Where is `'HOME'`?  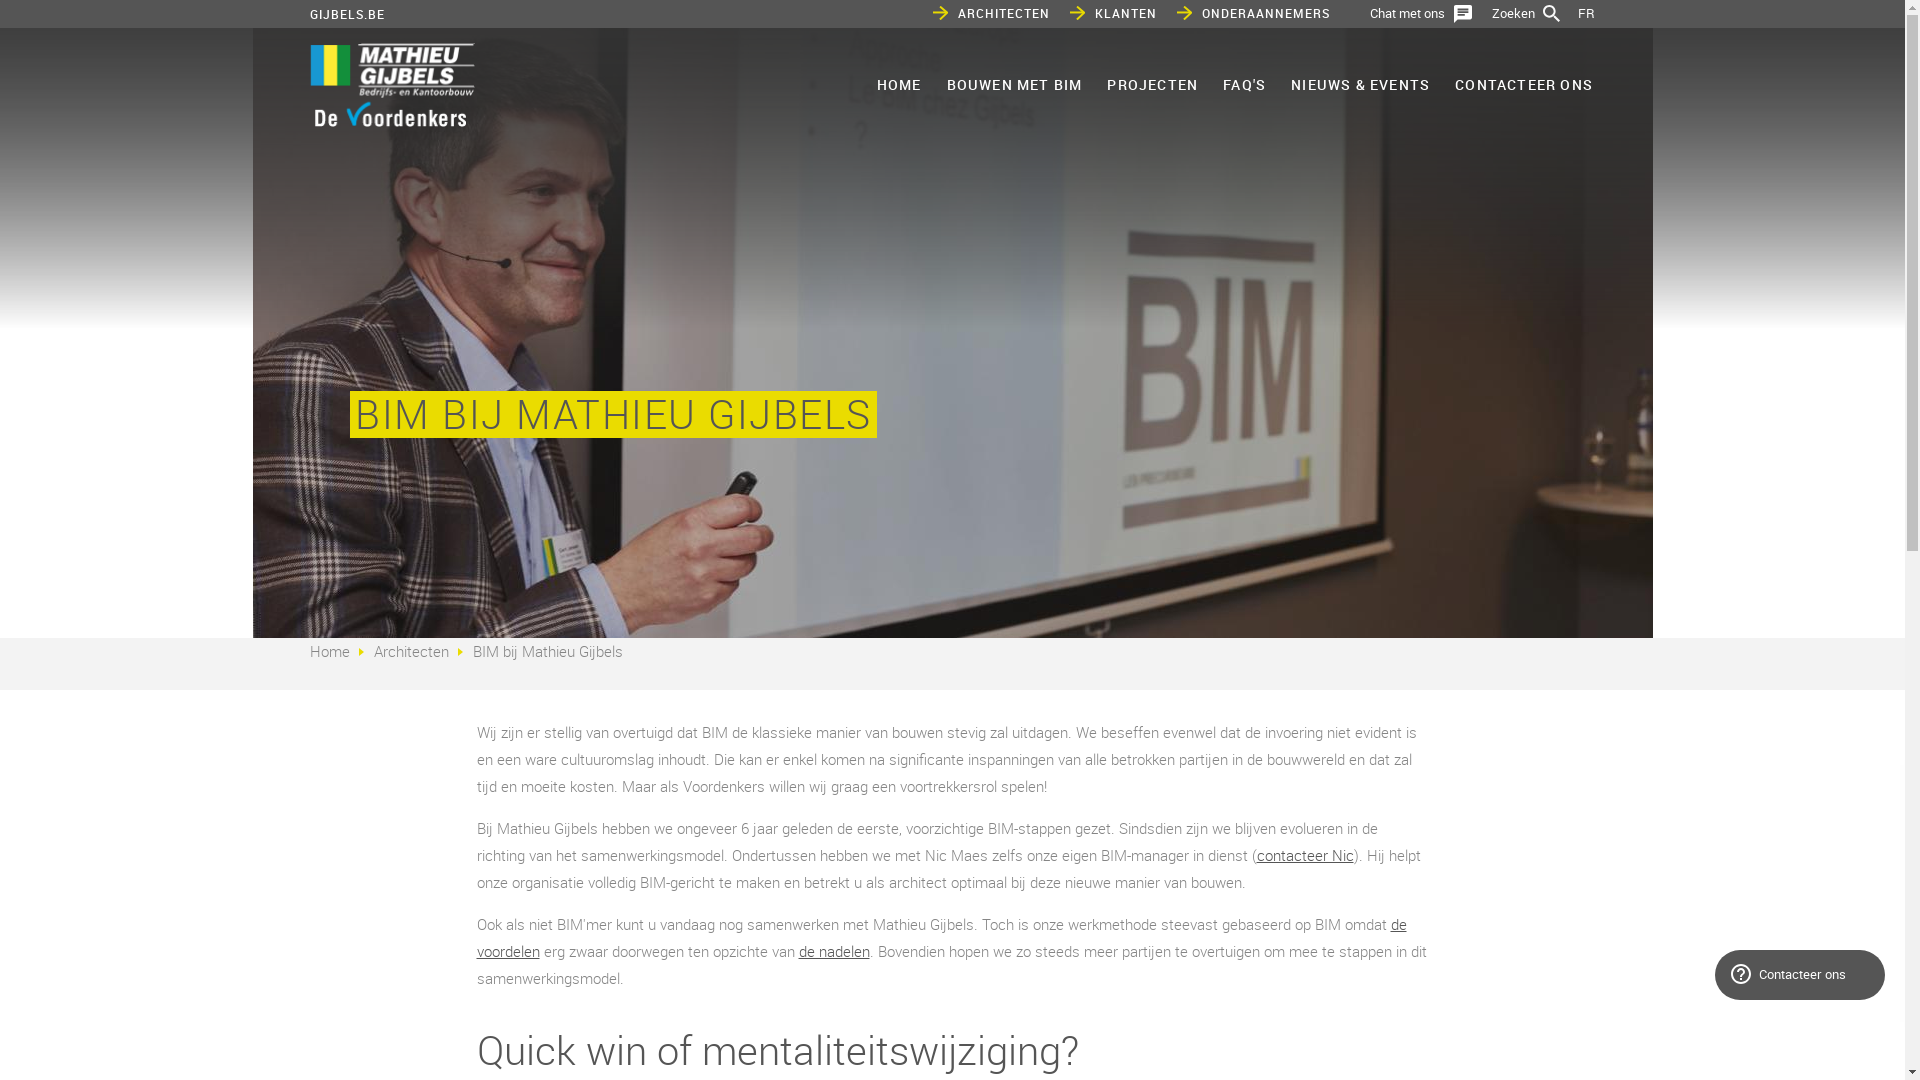 'HOME' is located at coordinates (897, 83).